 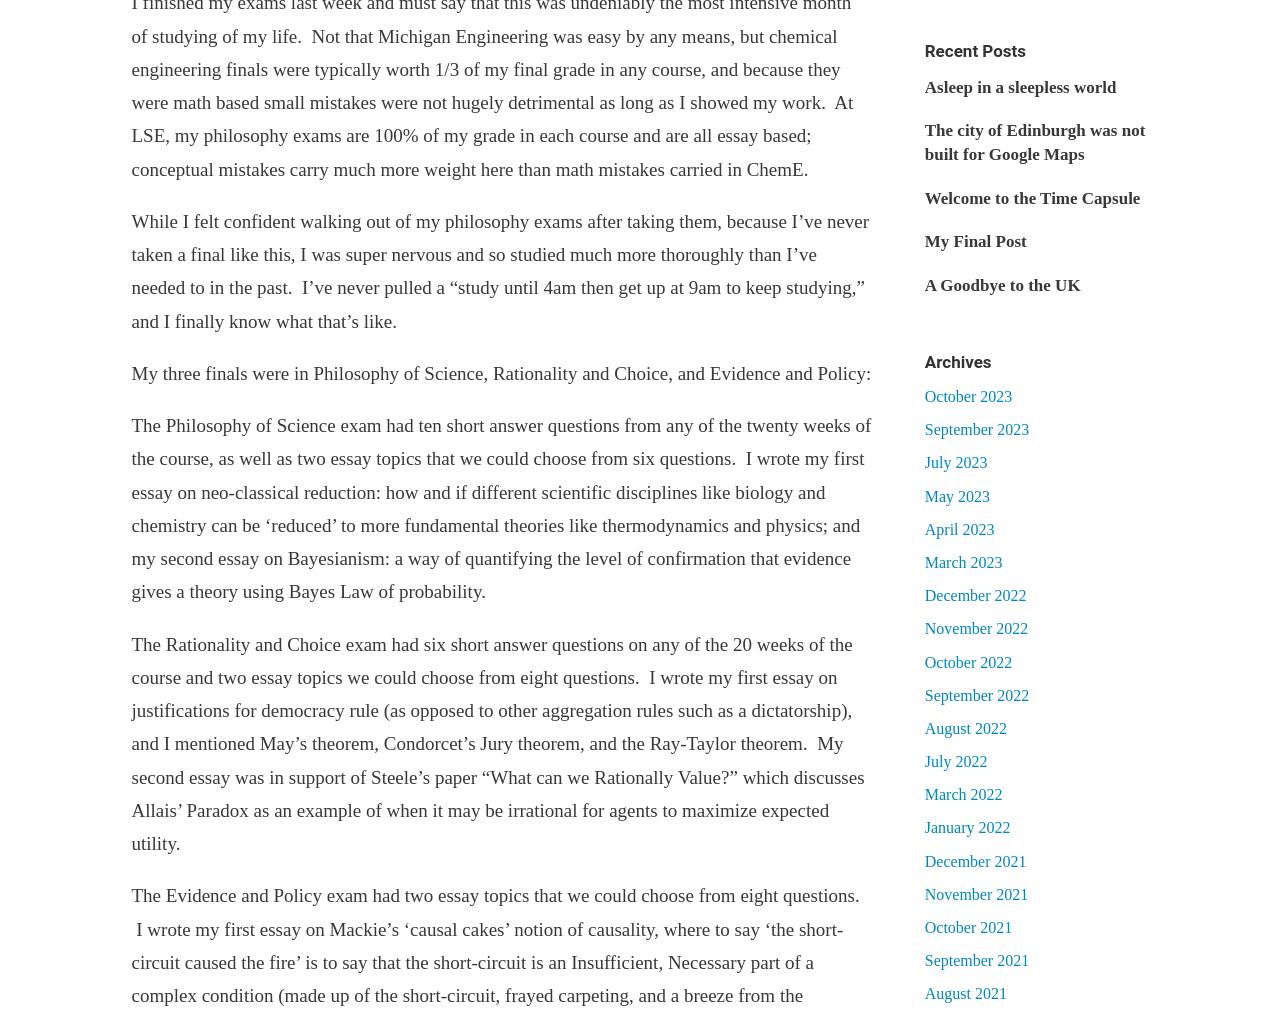 I want to click on 'March 2023', so click(x=962, y=561).